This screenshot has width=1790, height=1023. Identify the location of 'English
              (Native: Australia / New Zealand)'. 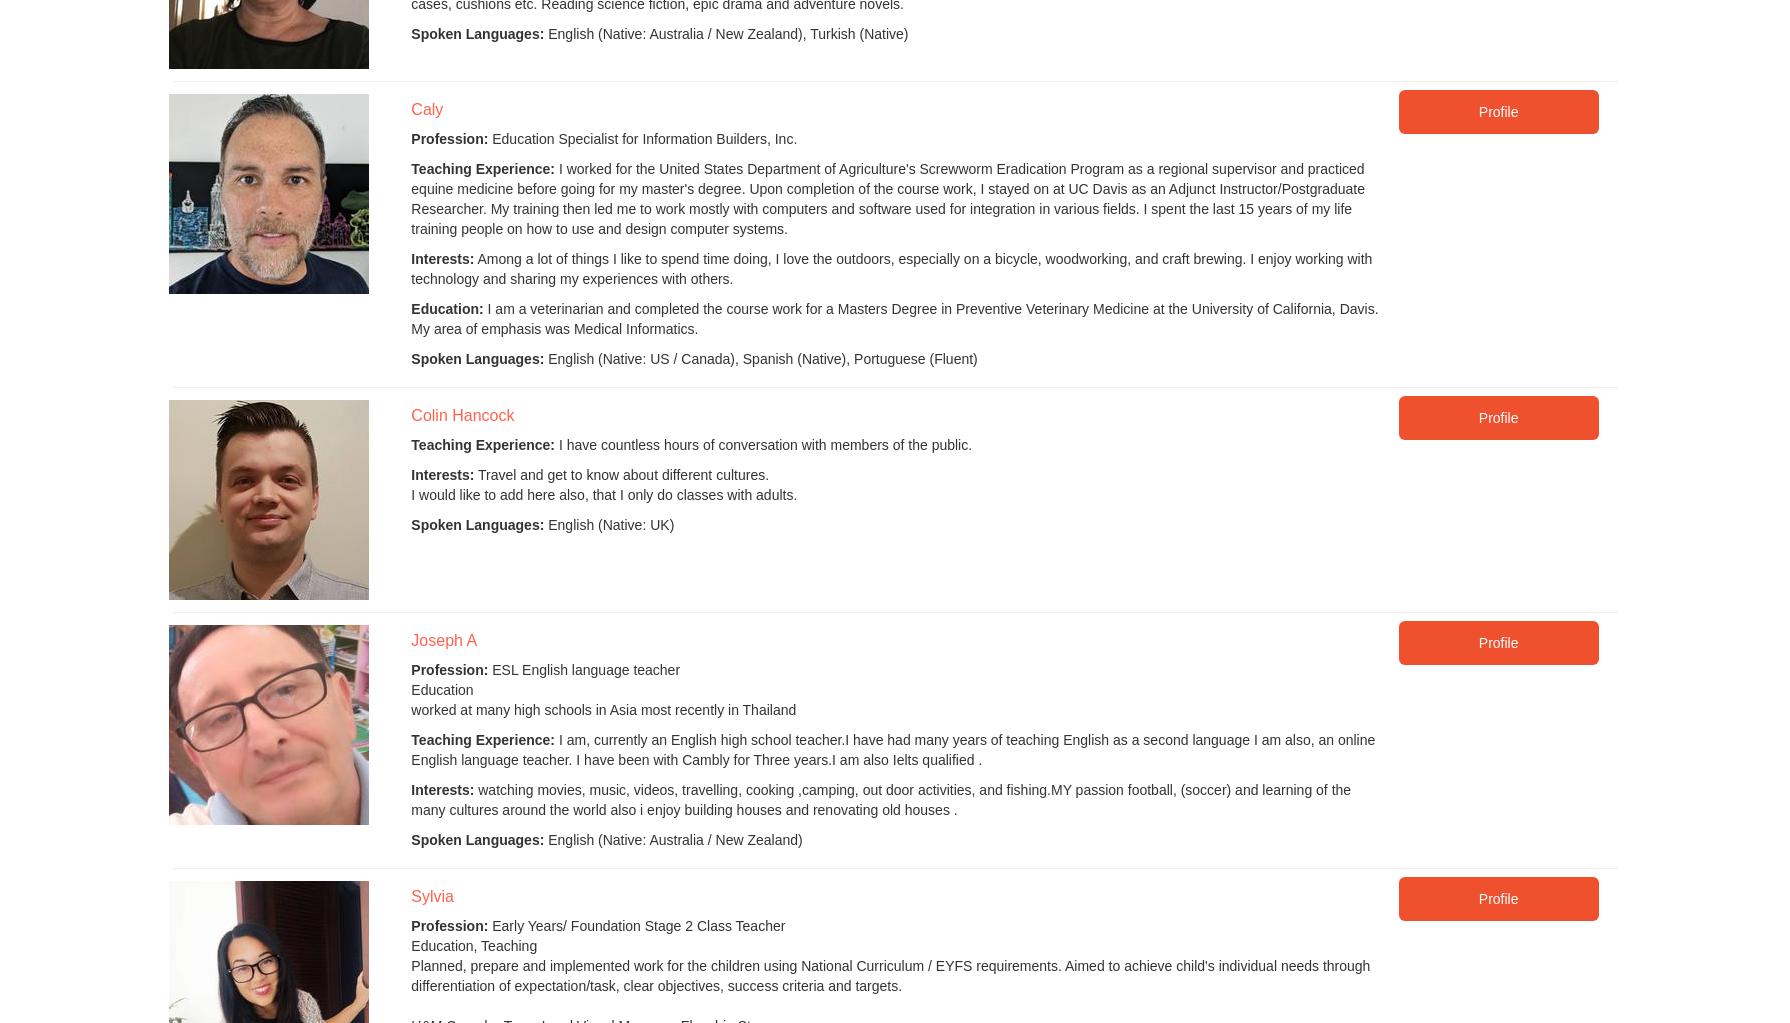
(672, 838).